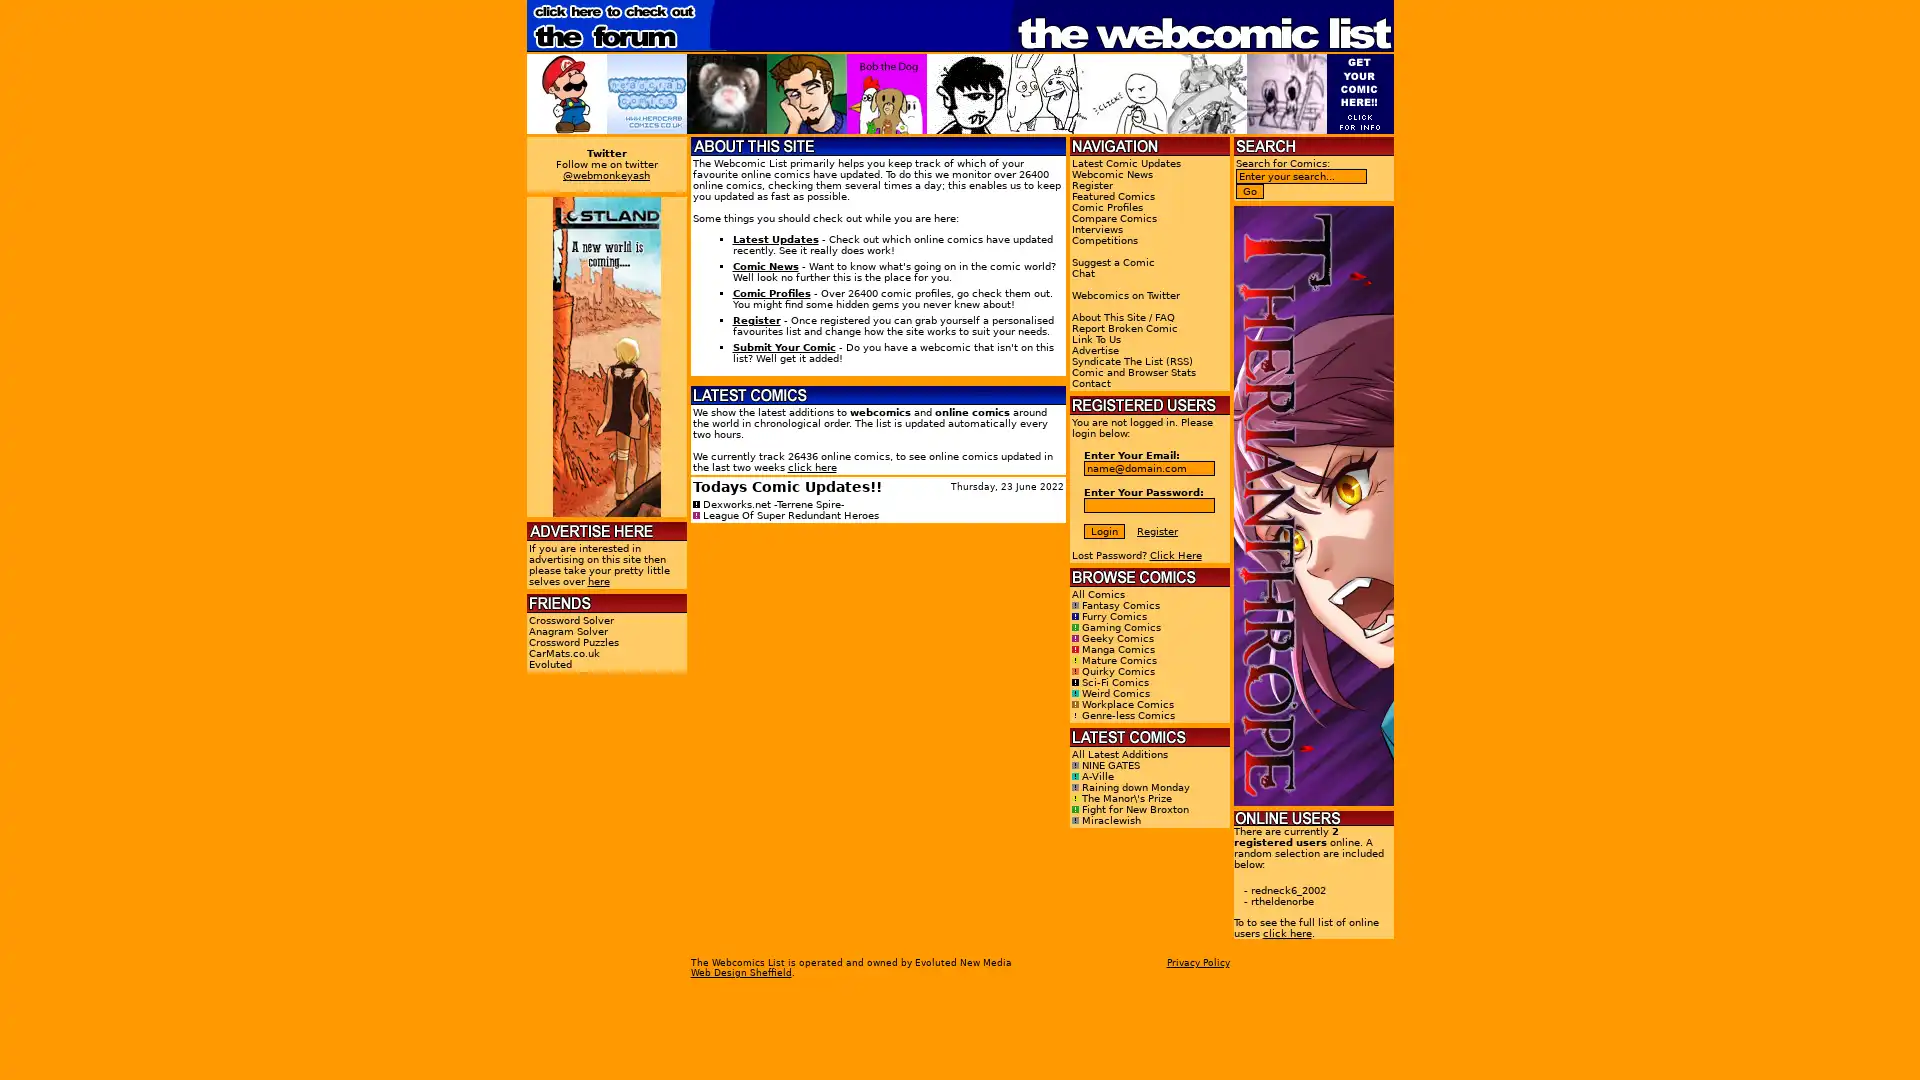  Describe the element at coordinates (1247, 191) in the screenshot. I see `Go` at that location.